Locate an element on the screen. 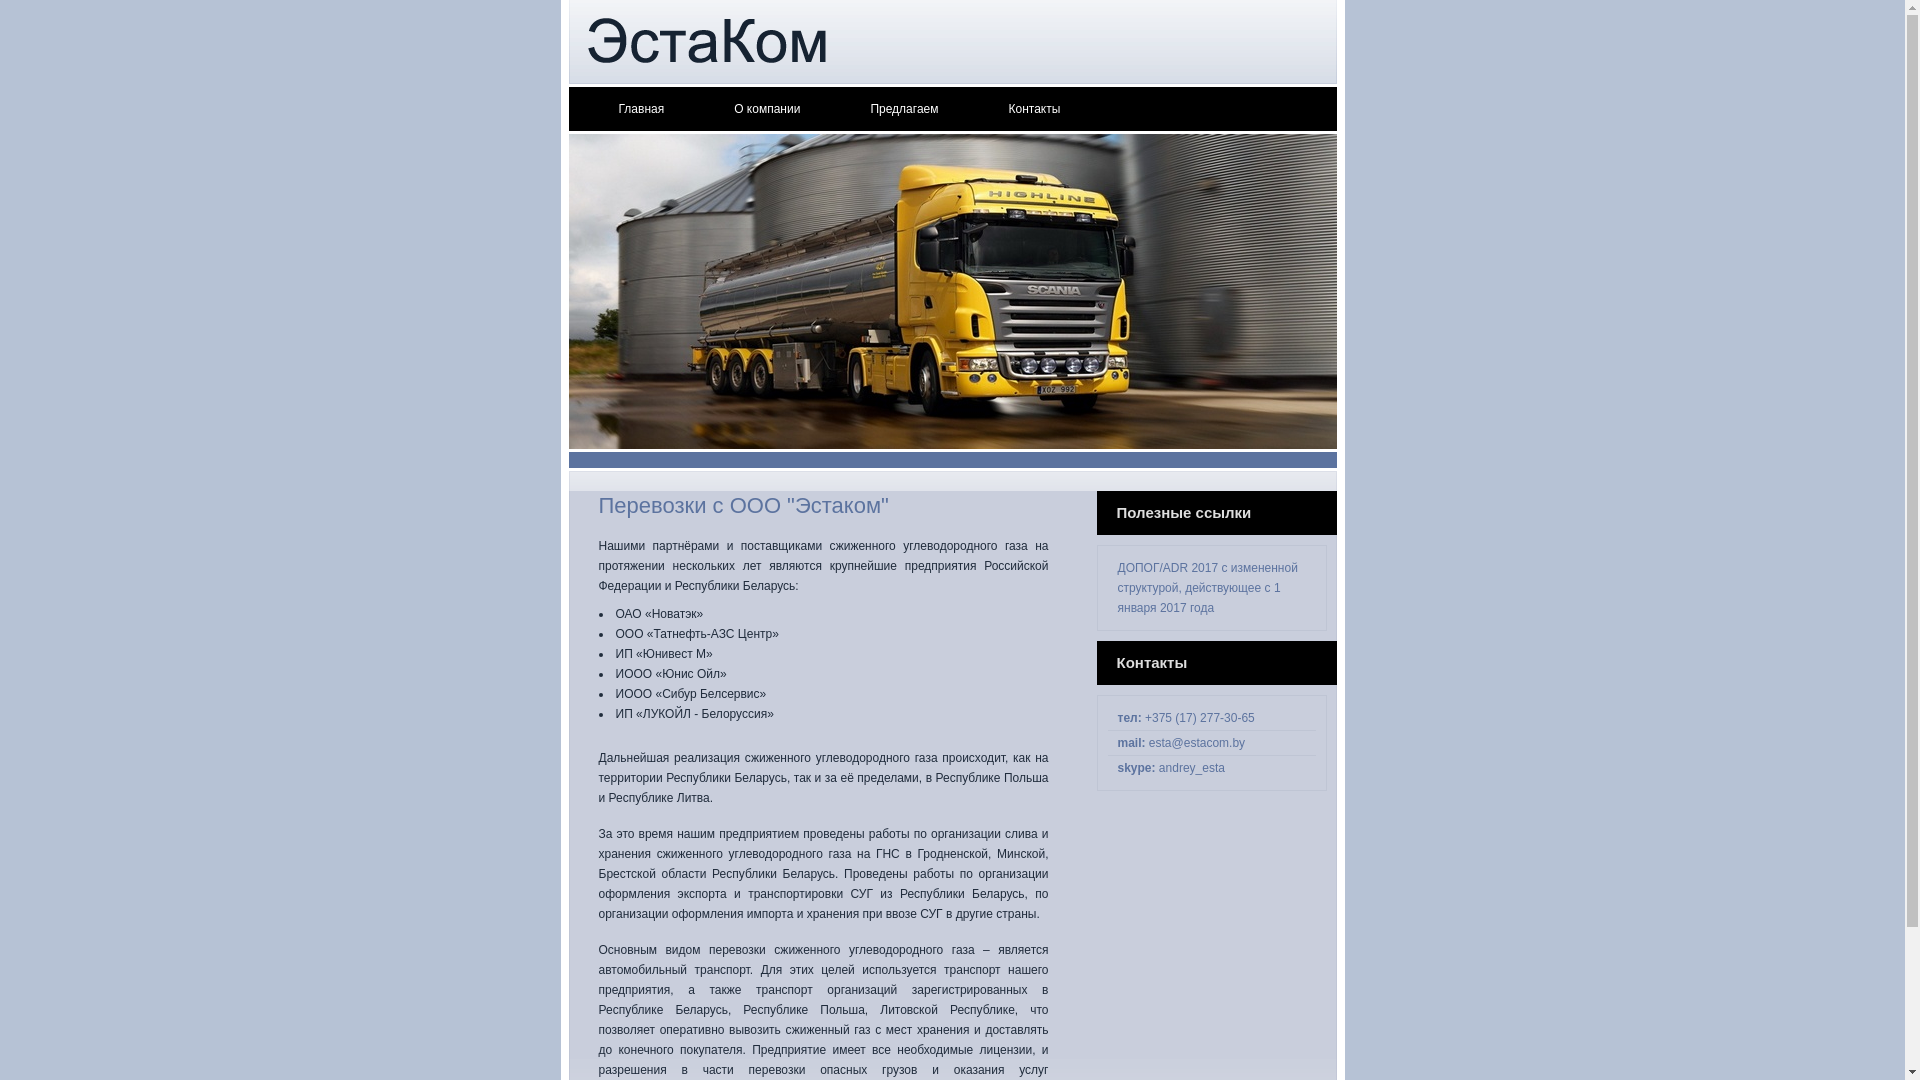  'mail: esta@estacom.by' is located at coordinates (1181, 743).